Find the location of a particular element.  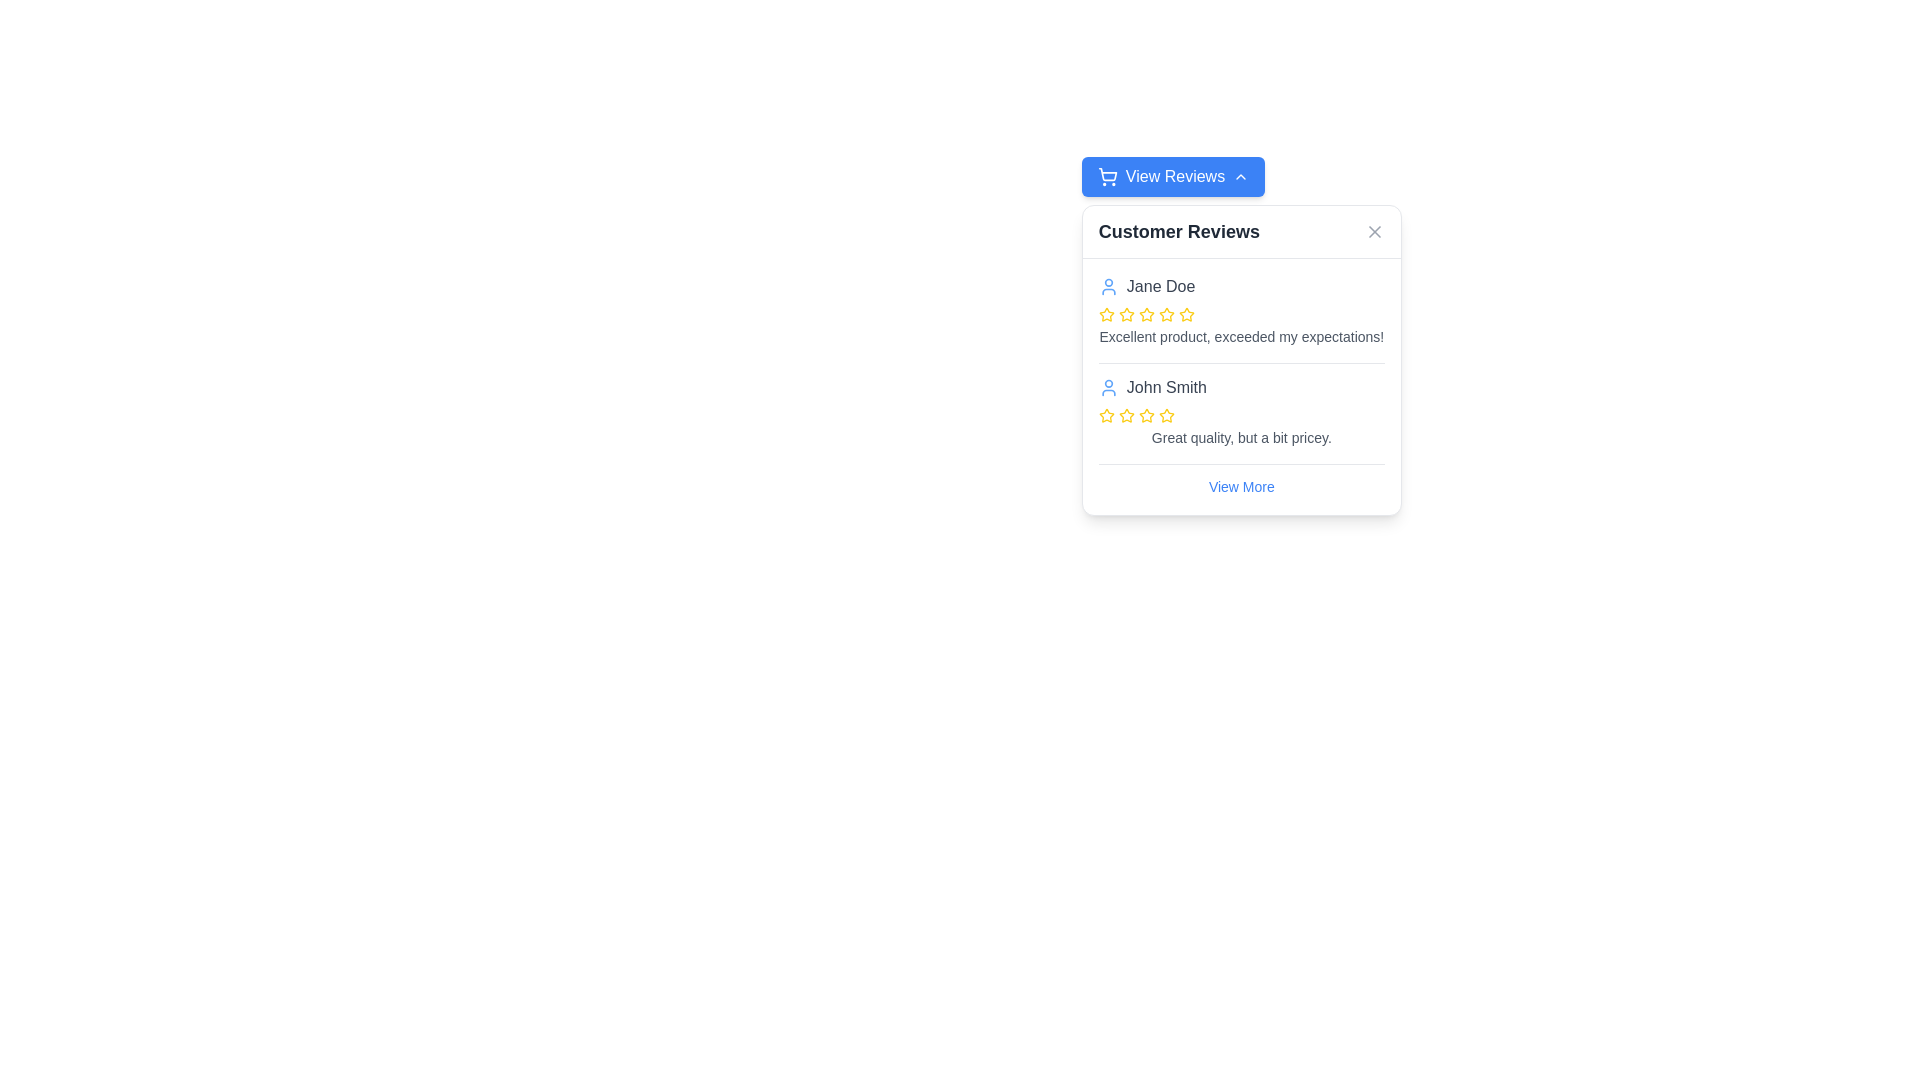

the second star icon in the five-star rating sequence for the review by 'Jane Doe.' is located at coordinates (1105, 314).